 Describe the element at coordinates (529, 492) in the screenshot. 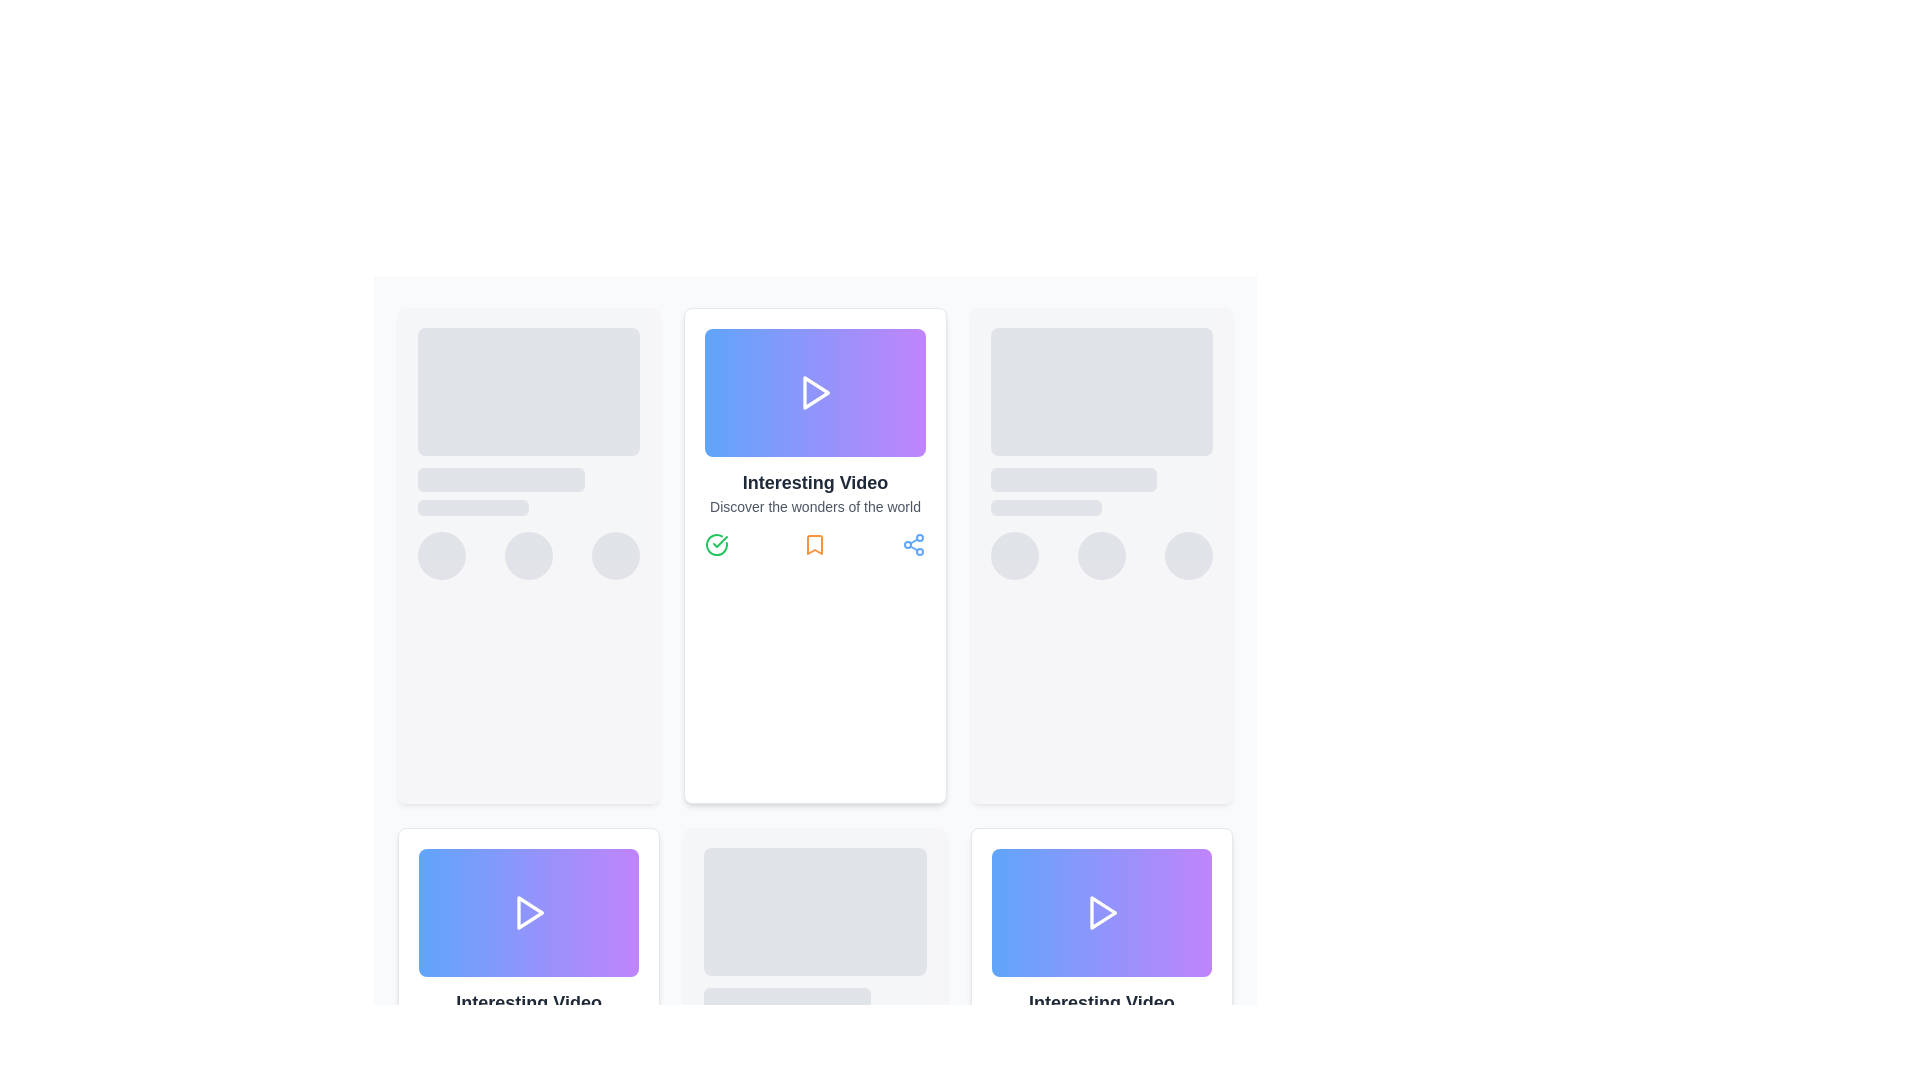

I see `the Placeholder component, which consists of two stacked rectangular bars with rounded corners and a gray background, located between a large grey placeholder and a row of circular elements` at that location.